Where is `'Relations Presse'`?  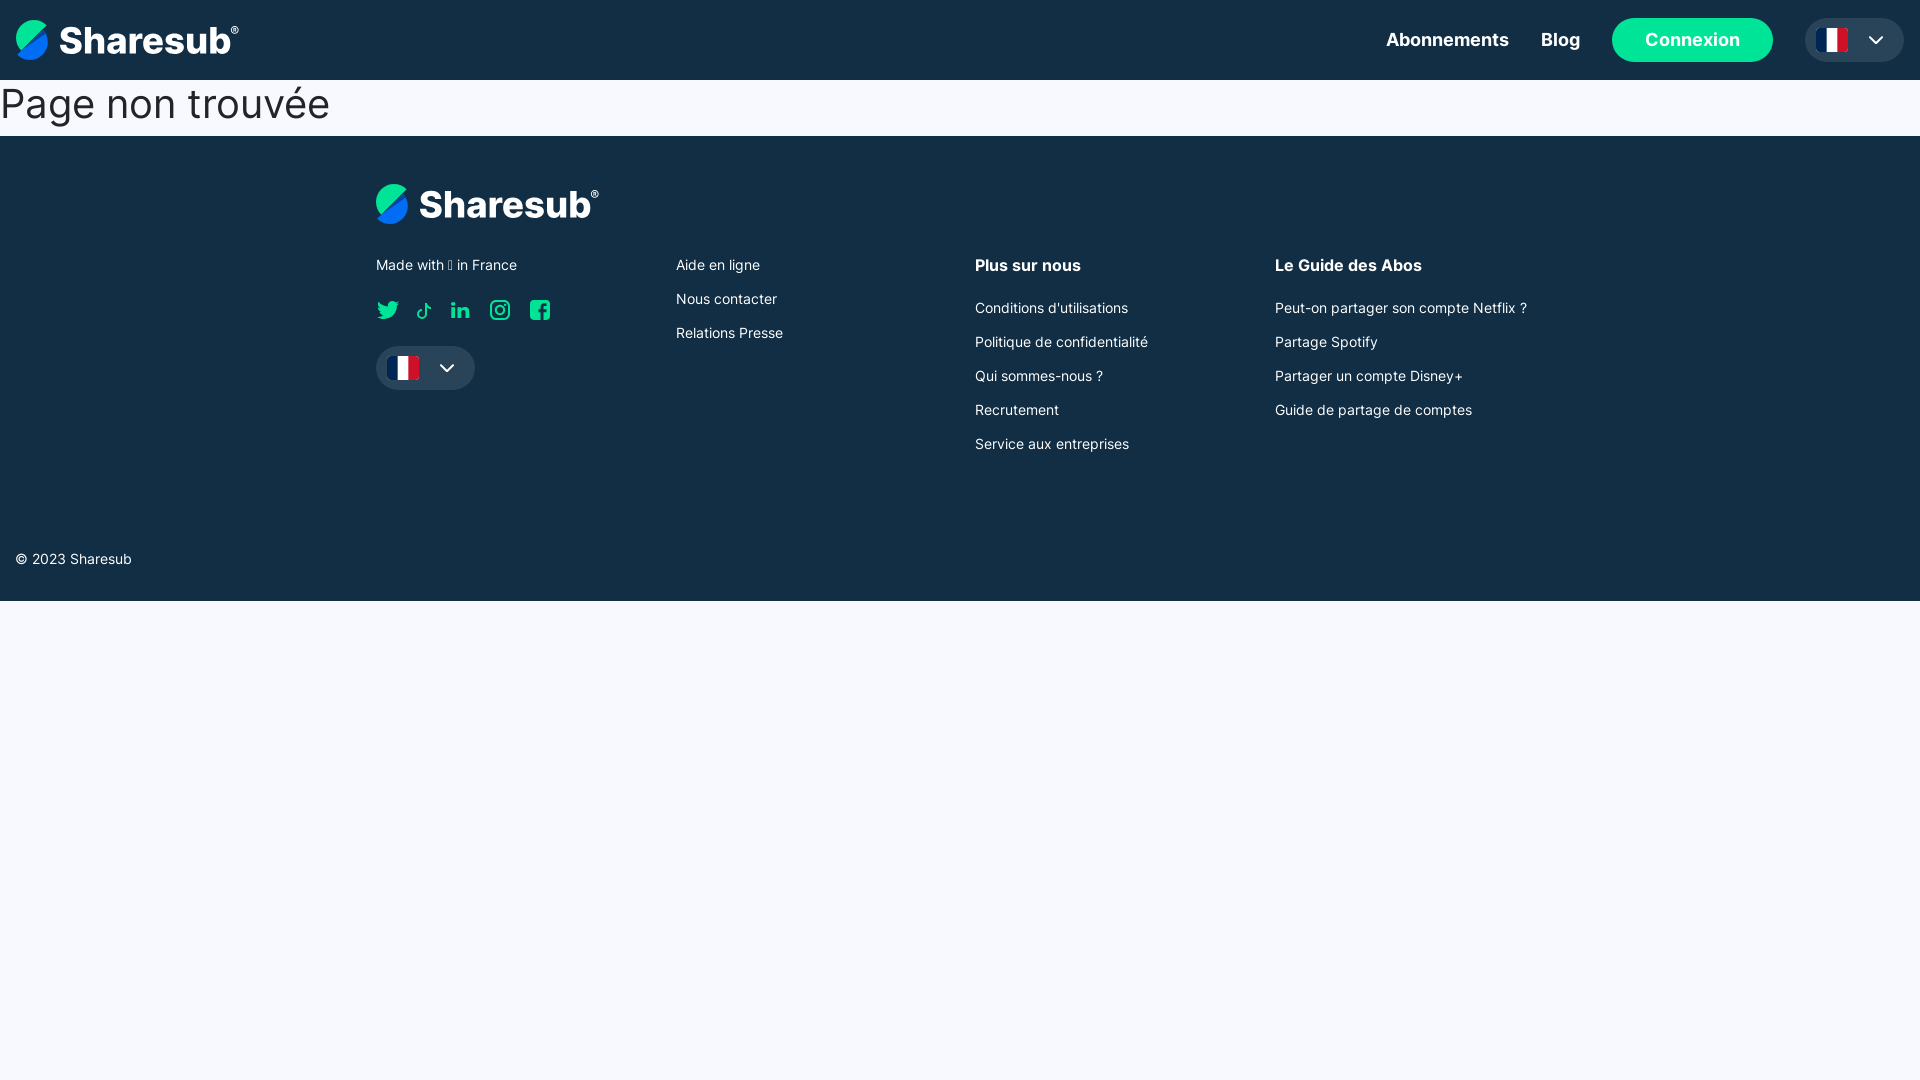
'Relations Presse' is located at coordinates (728, 331).